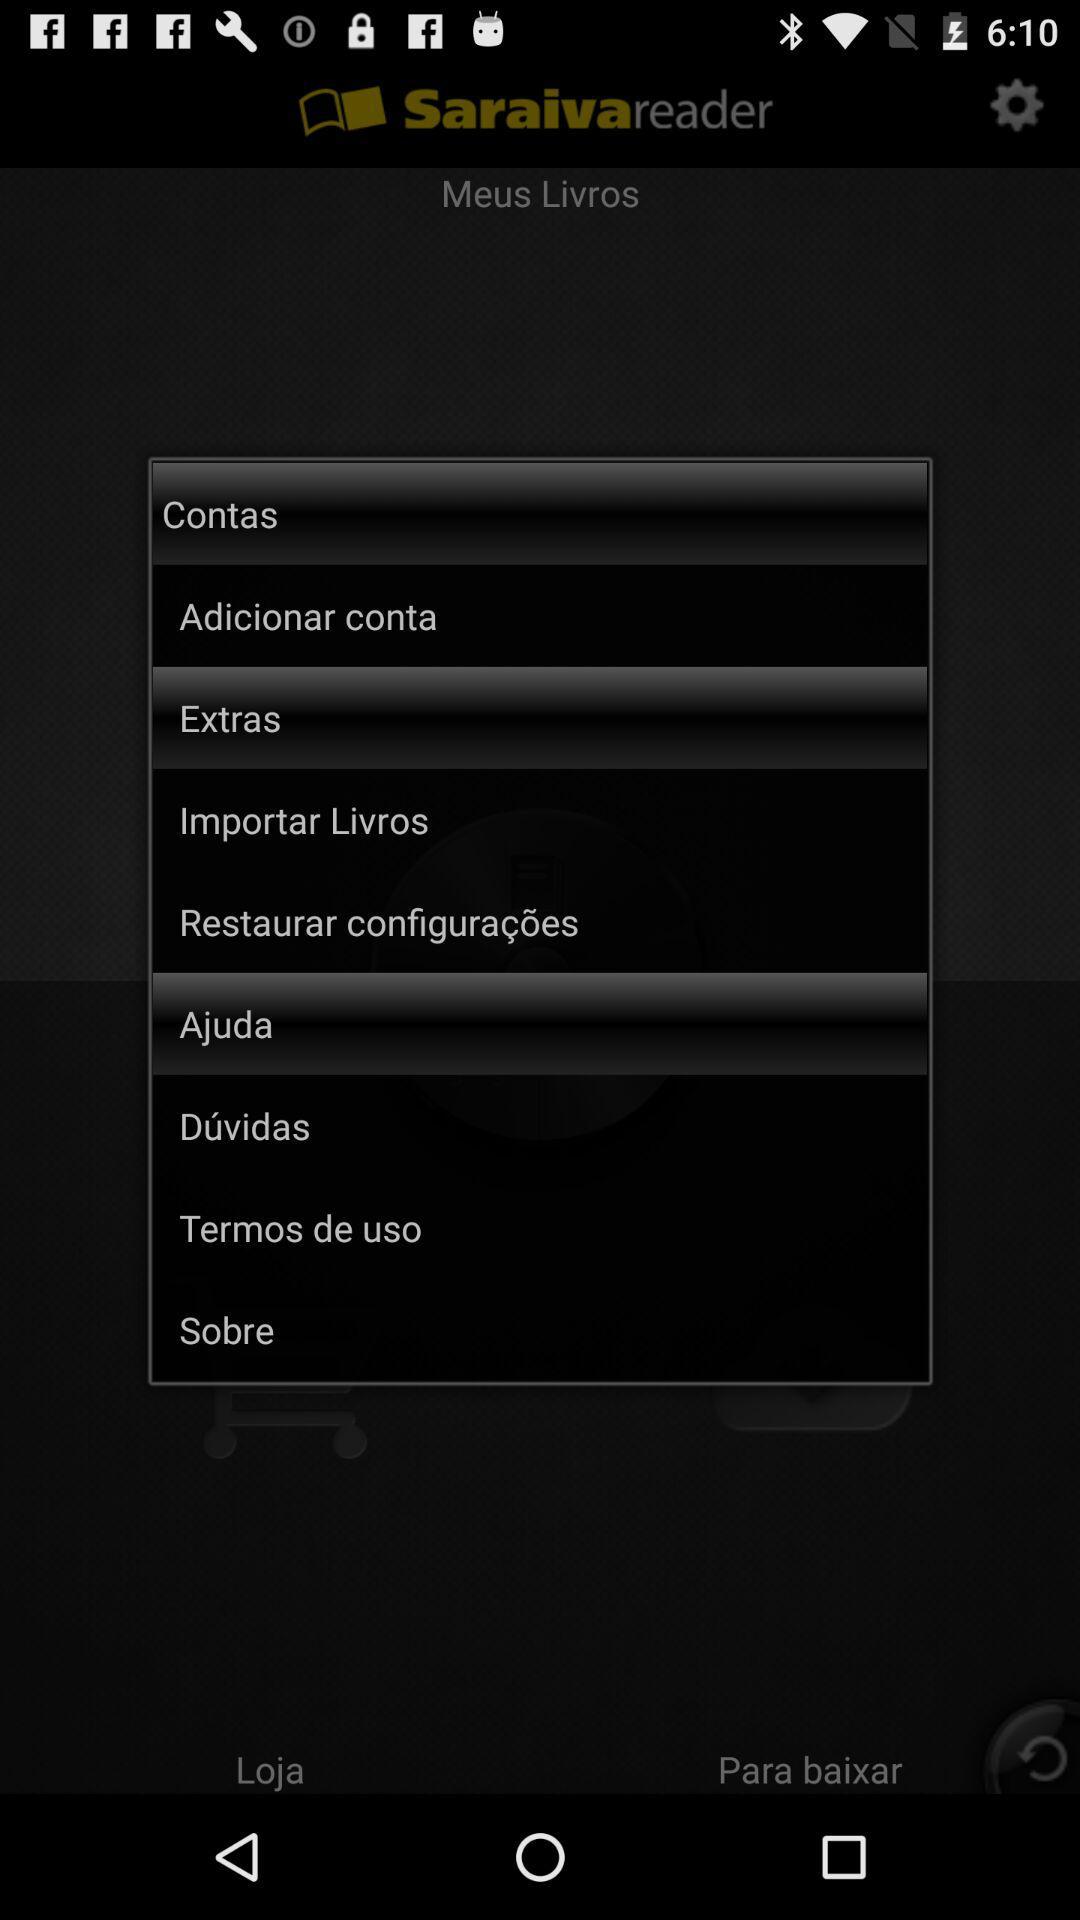  What do you see at coordinates (243, 1125) in the screenshot?
I see `the item below the ajuda app` at bounding box center [243, 1125].